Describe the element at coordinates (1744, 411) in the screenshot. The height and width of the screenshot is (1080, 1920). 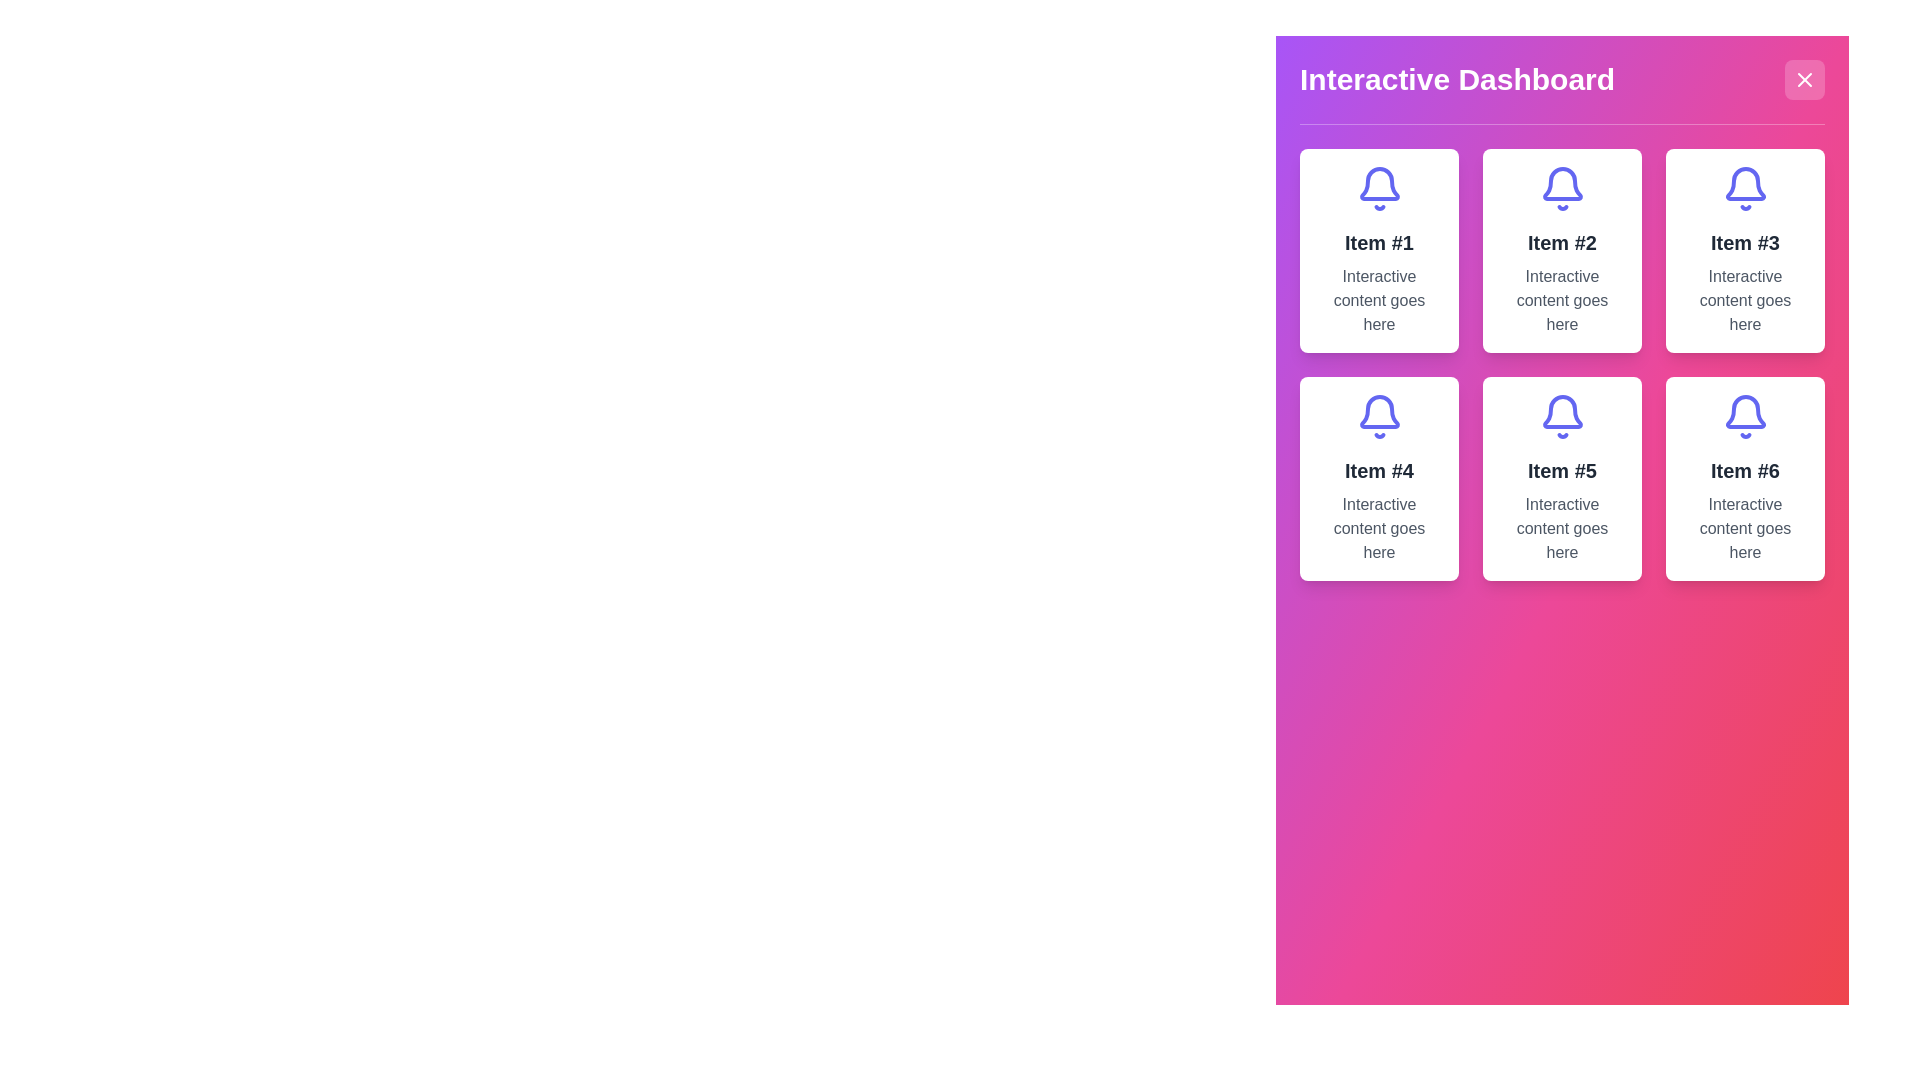
I see `the bell icon at the top-center of the sixth card in the grid` at that location.